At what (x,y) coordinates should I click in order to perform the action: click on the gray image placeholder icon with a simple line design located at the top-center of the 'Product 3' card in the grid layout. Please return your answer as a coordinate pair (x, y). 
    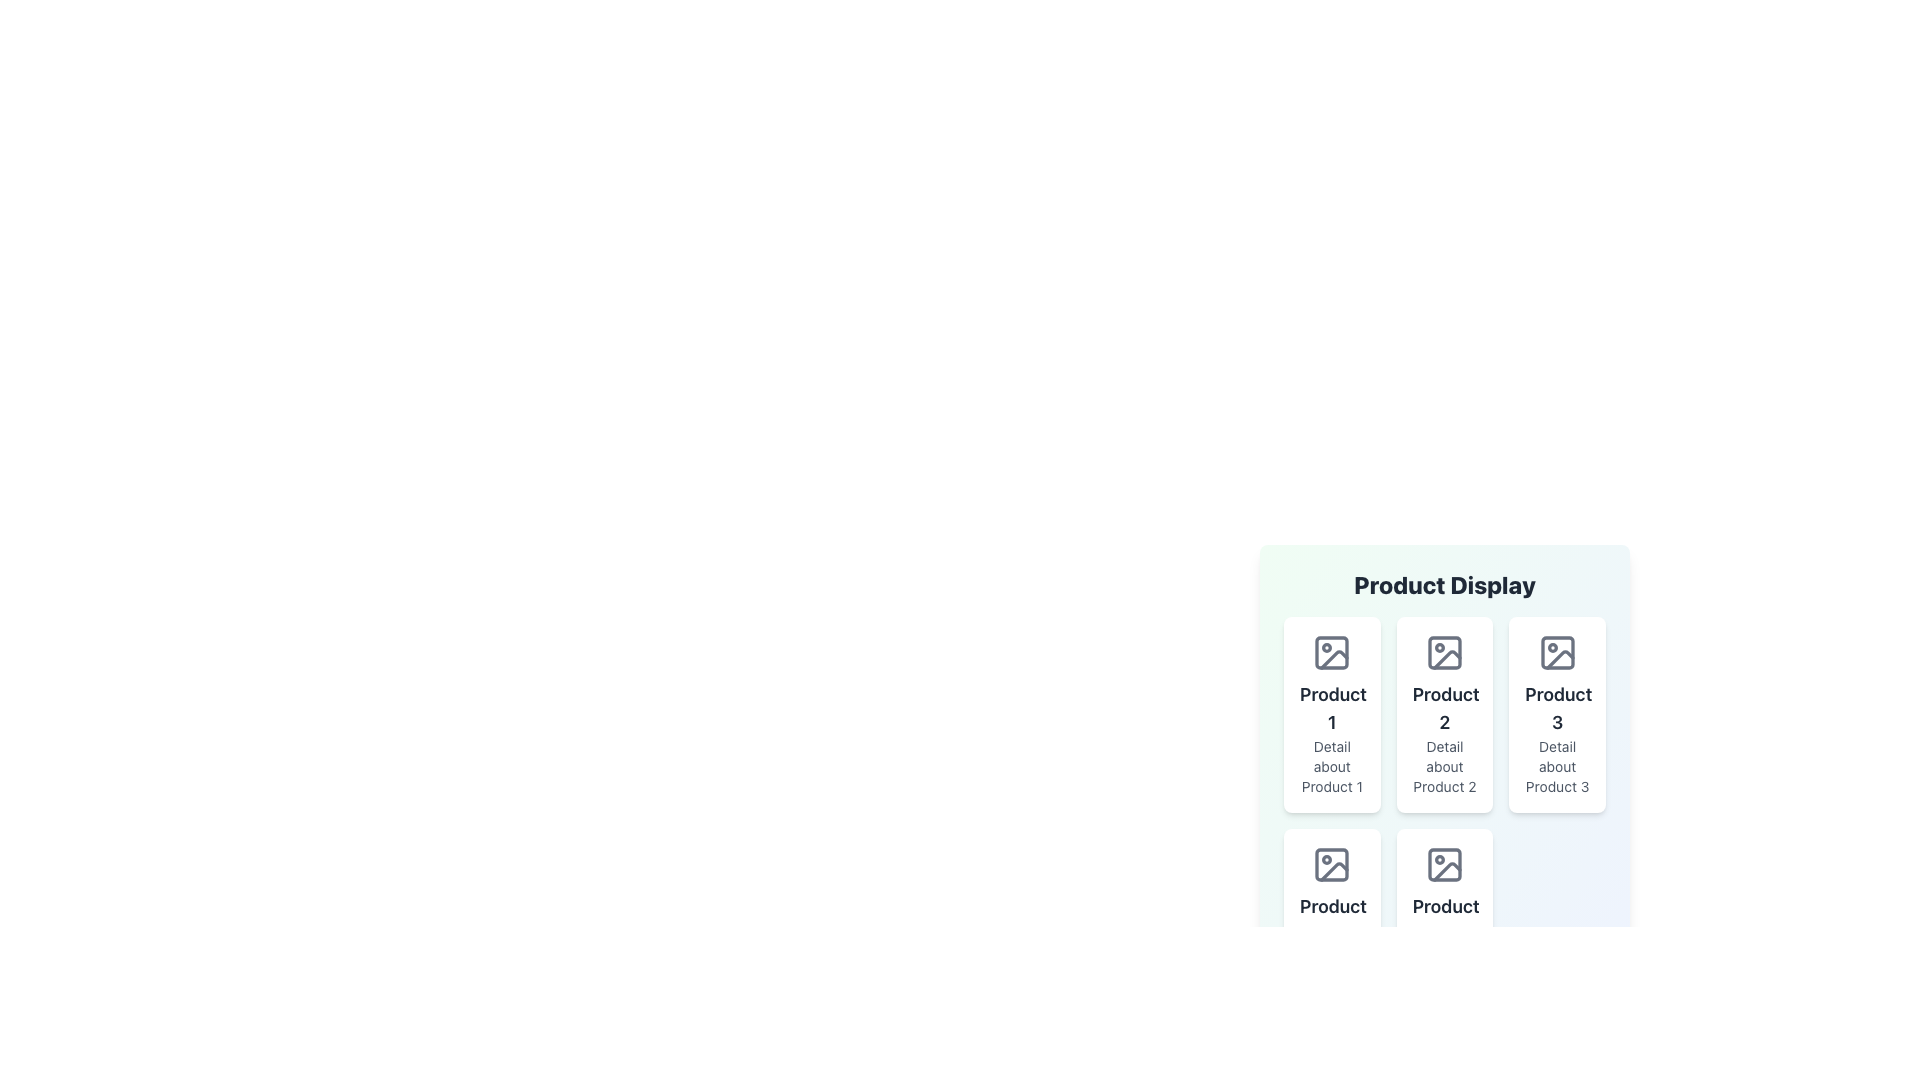
    Looking at the image, I should click on (1556, 652).